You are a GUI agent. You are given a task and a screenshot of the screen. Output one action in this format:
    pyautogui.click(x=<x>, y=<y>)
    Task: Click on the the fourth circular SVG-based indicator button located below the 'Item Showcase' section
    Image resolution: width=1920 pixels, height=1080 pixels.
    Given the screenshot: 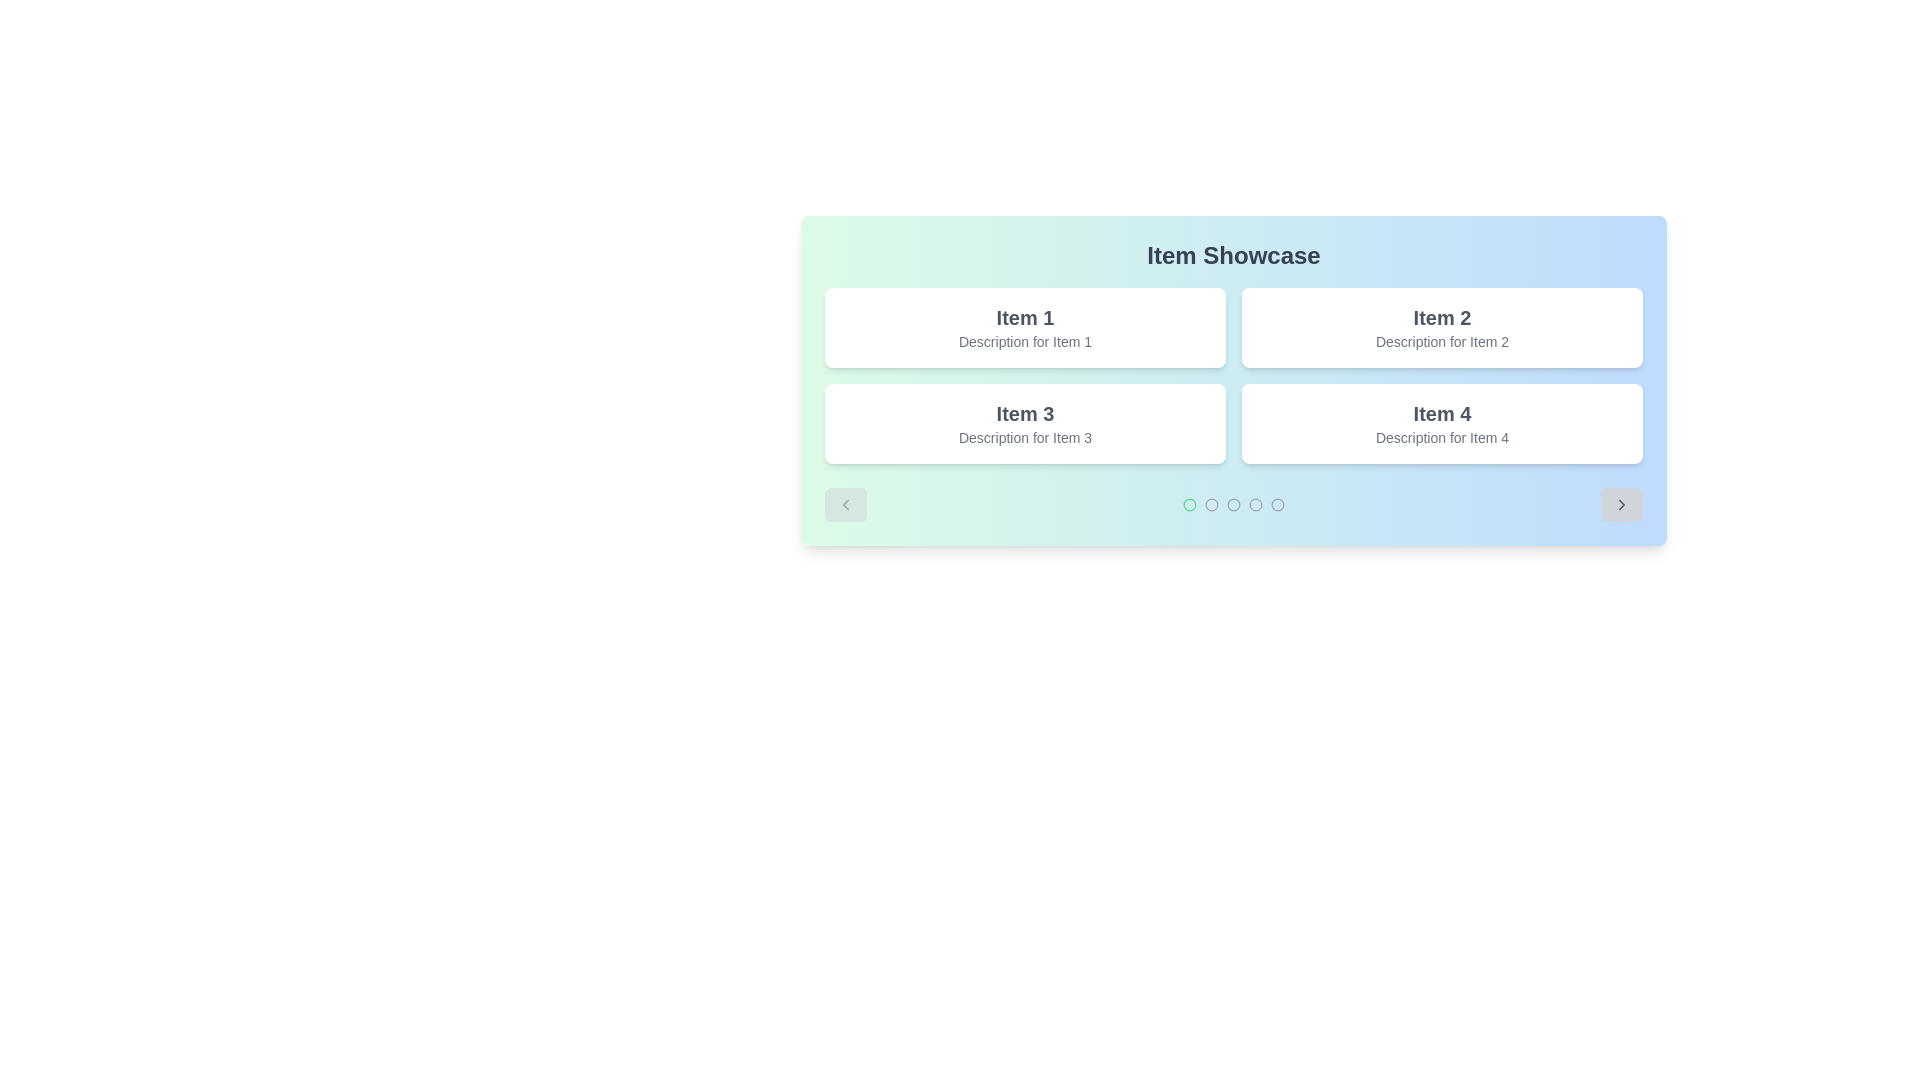 What is the action you would take?
    pyautogui.click(x=1276, y=504)
    